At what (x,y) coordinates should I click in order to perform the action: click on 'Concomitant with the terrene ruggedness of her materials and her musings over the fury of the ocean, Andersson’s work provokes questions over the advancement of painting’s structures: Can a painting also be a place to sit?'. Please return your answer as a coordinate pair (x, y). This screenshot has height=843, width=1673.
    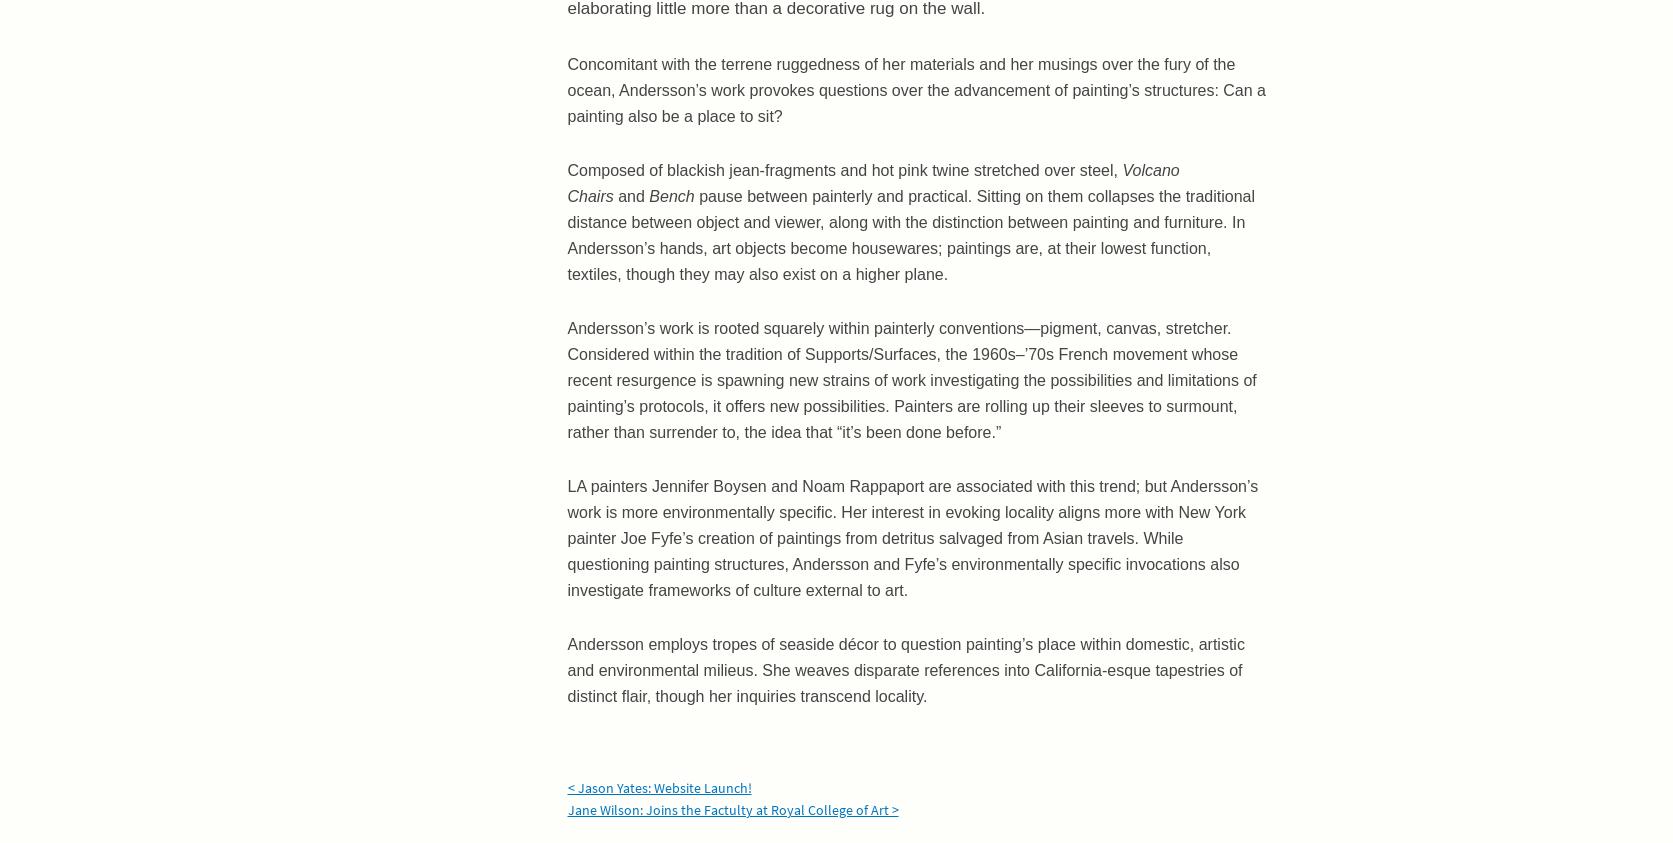
    Looking at the image, I should click on (914, 88).